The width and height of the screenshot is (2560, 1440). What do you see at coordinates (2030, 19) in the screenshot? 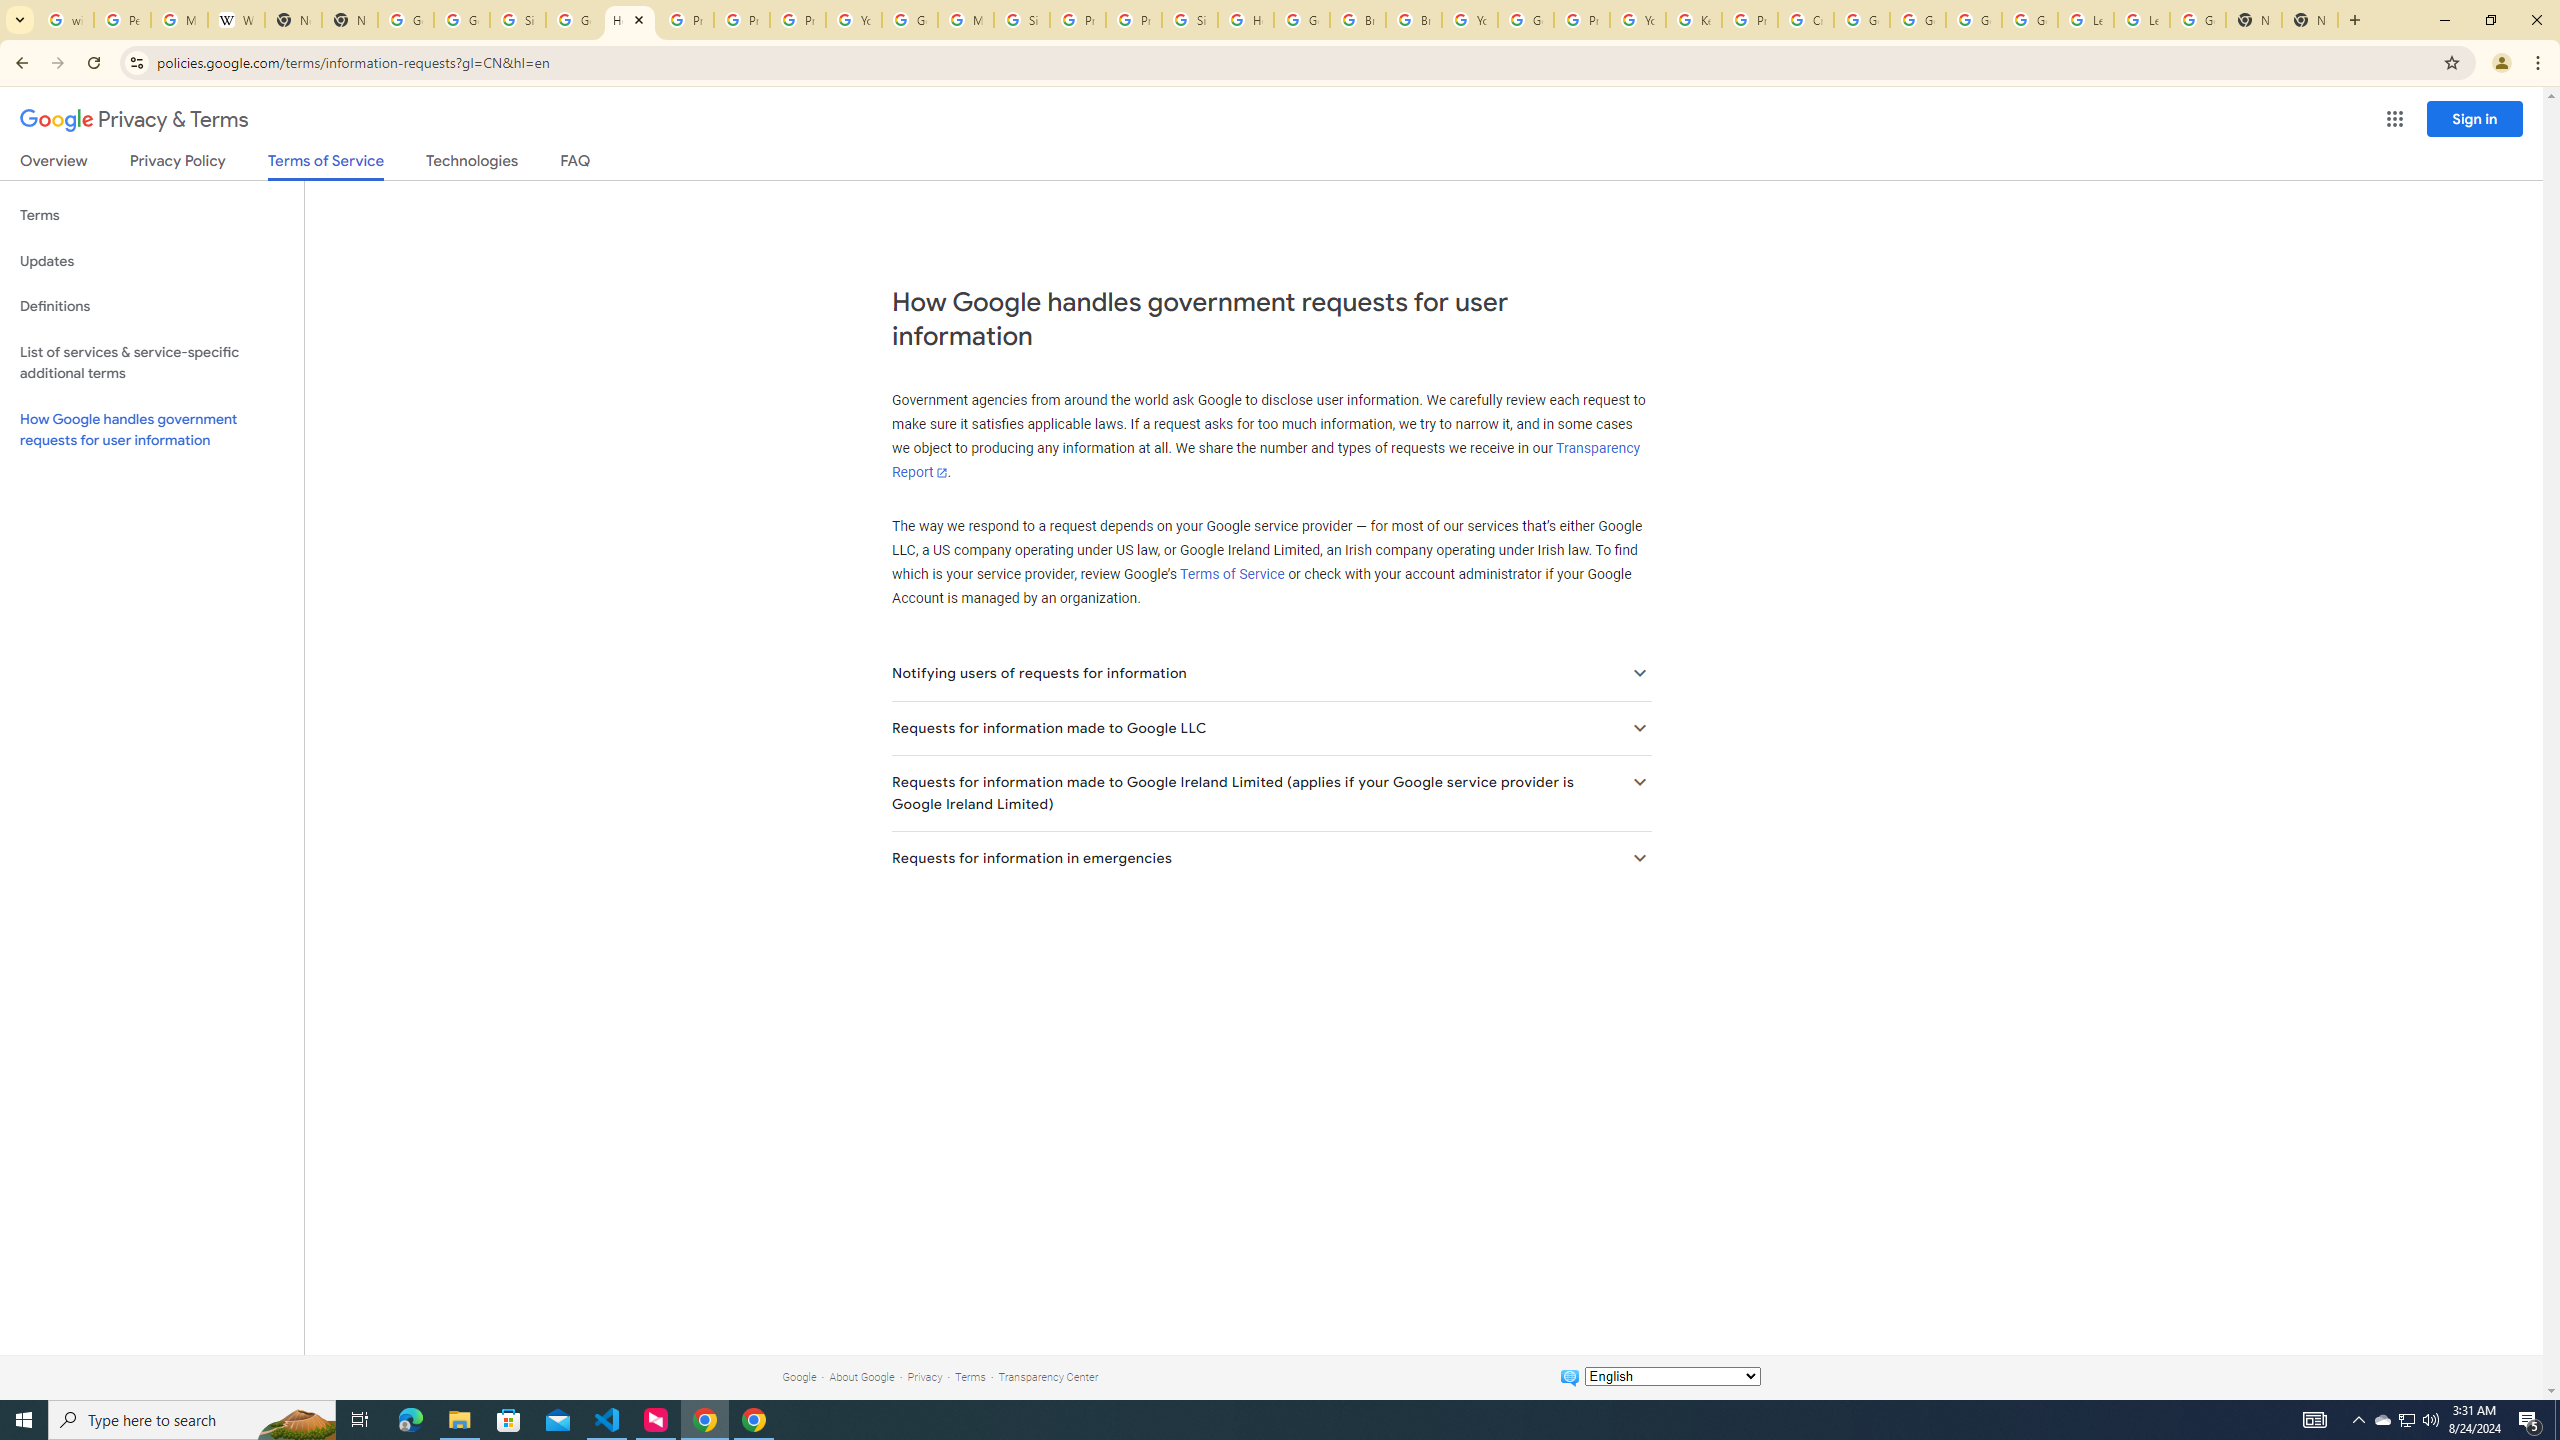
I see `'Google Account Help'` at bounding box center [2030, 19].